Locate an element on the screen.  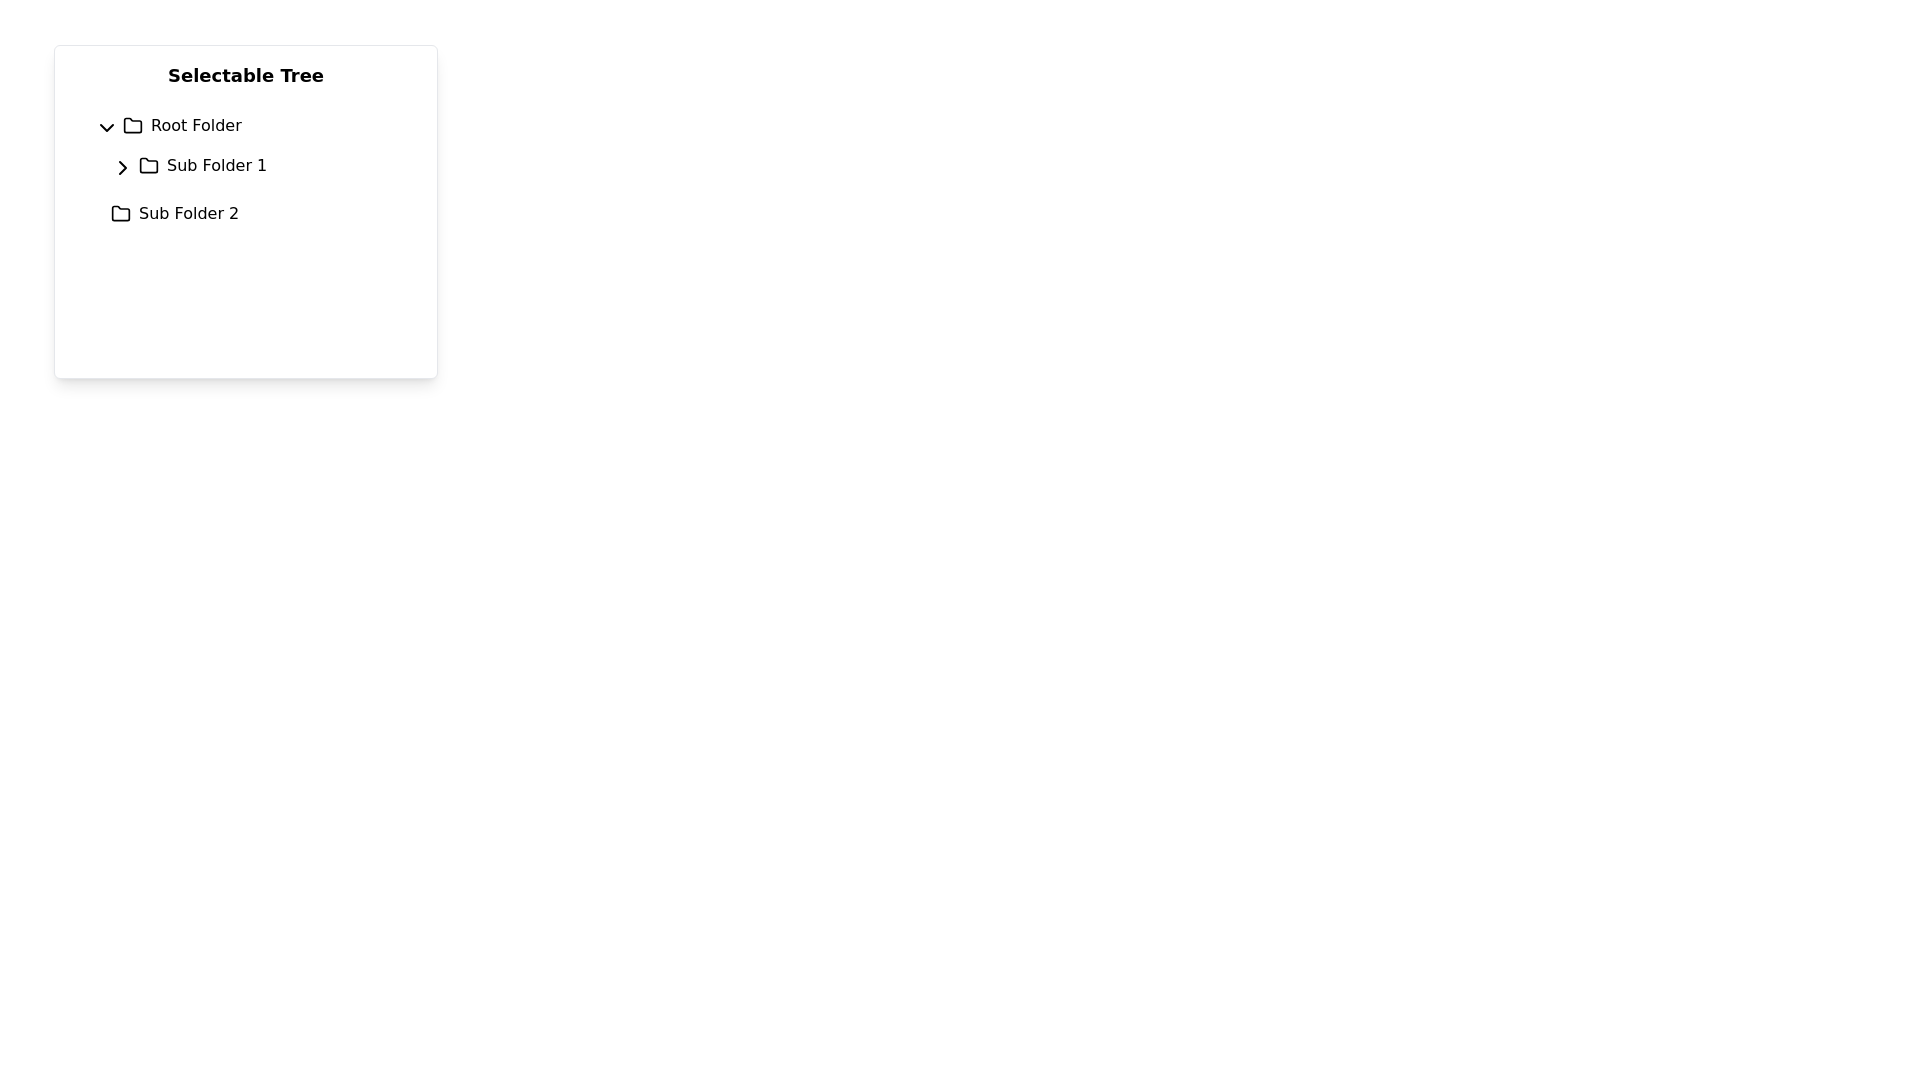
the Chevron-down icon to the left of the 'Root Folder' text in the selectable tree menu, which indicates the expand or collapse state of the folder is located at coordinates (105, 127).